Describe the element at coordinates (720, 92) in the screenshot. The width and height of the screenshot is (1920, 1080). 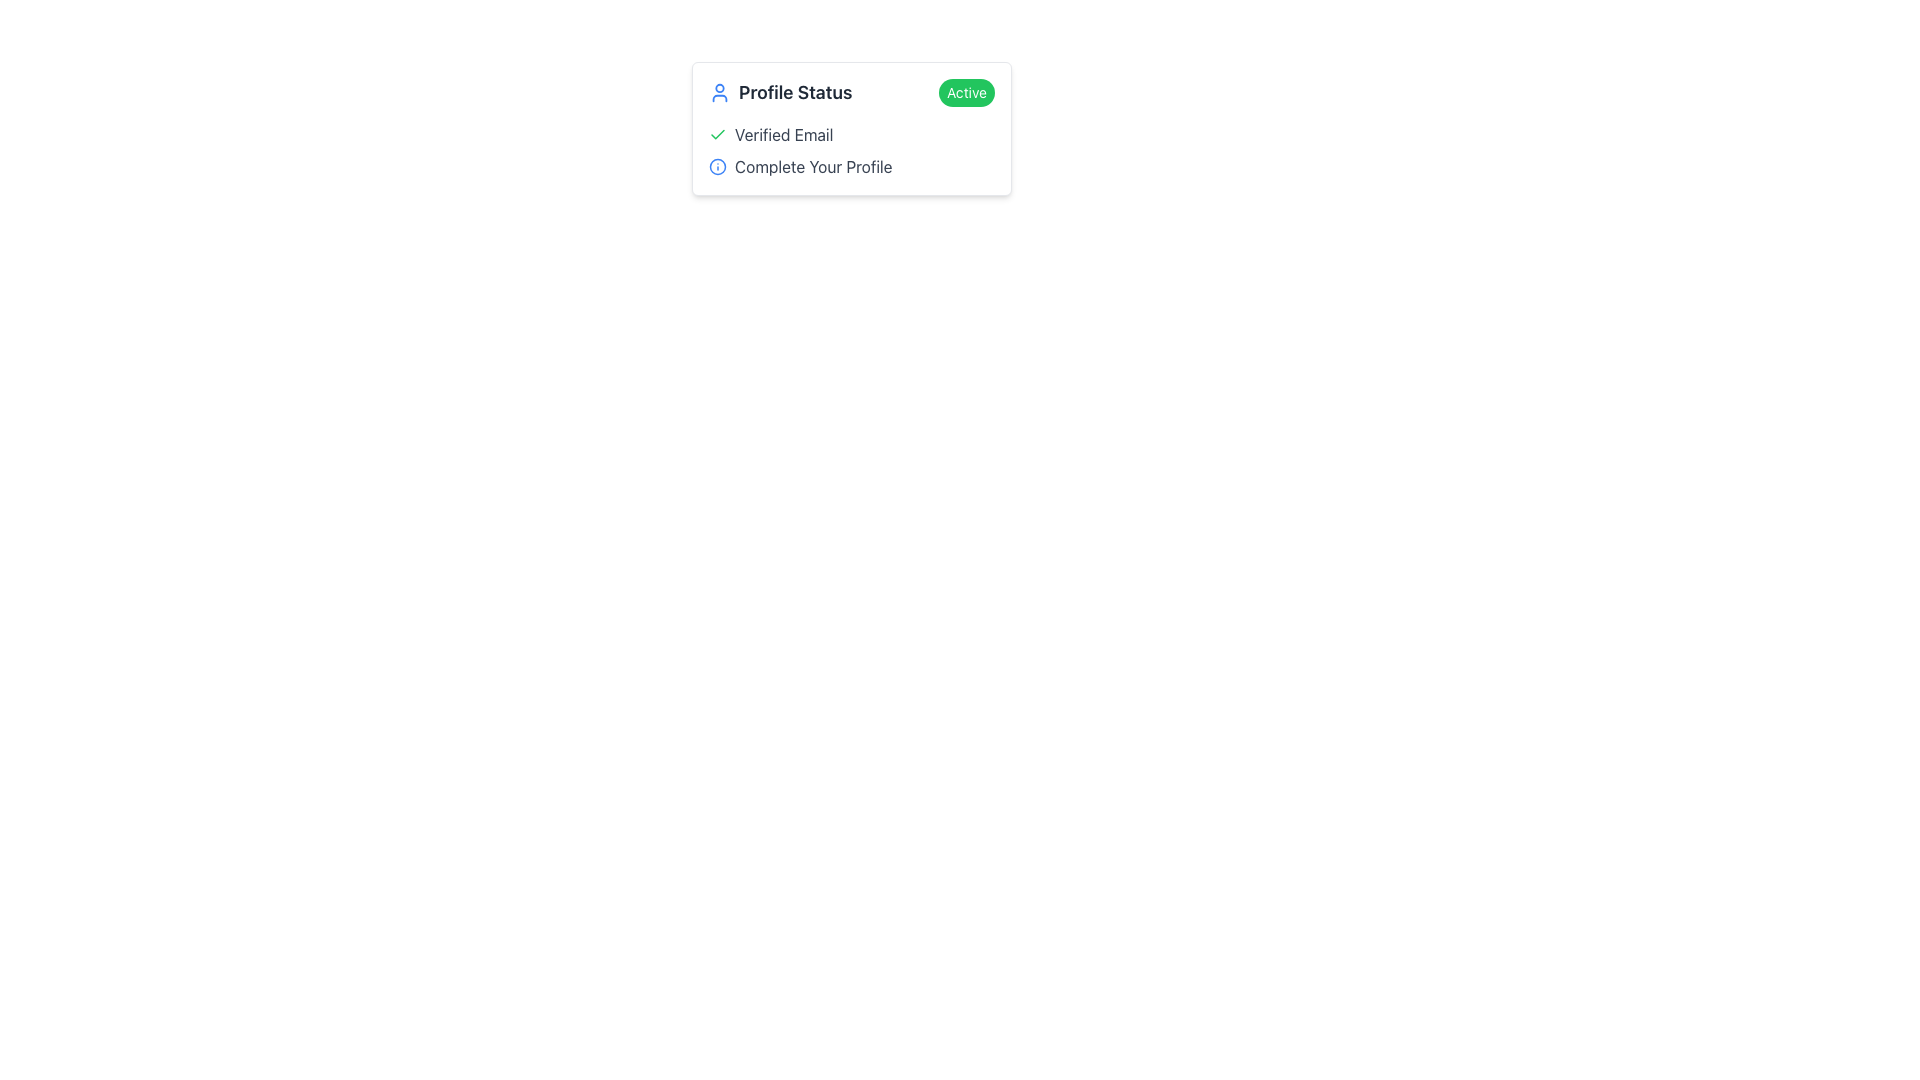
I see `the user icon styled as an outline in blue color, which is positioned to the left of the 'Profile Status' text label` at that location.